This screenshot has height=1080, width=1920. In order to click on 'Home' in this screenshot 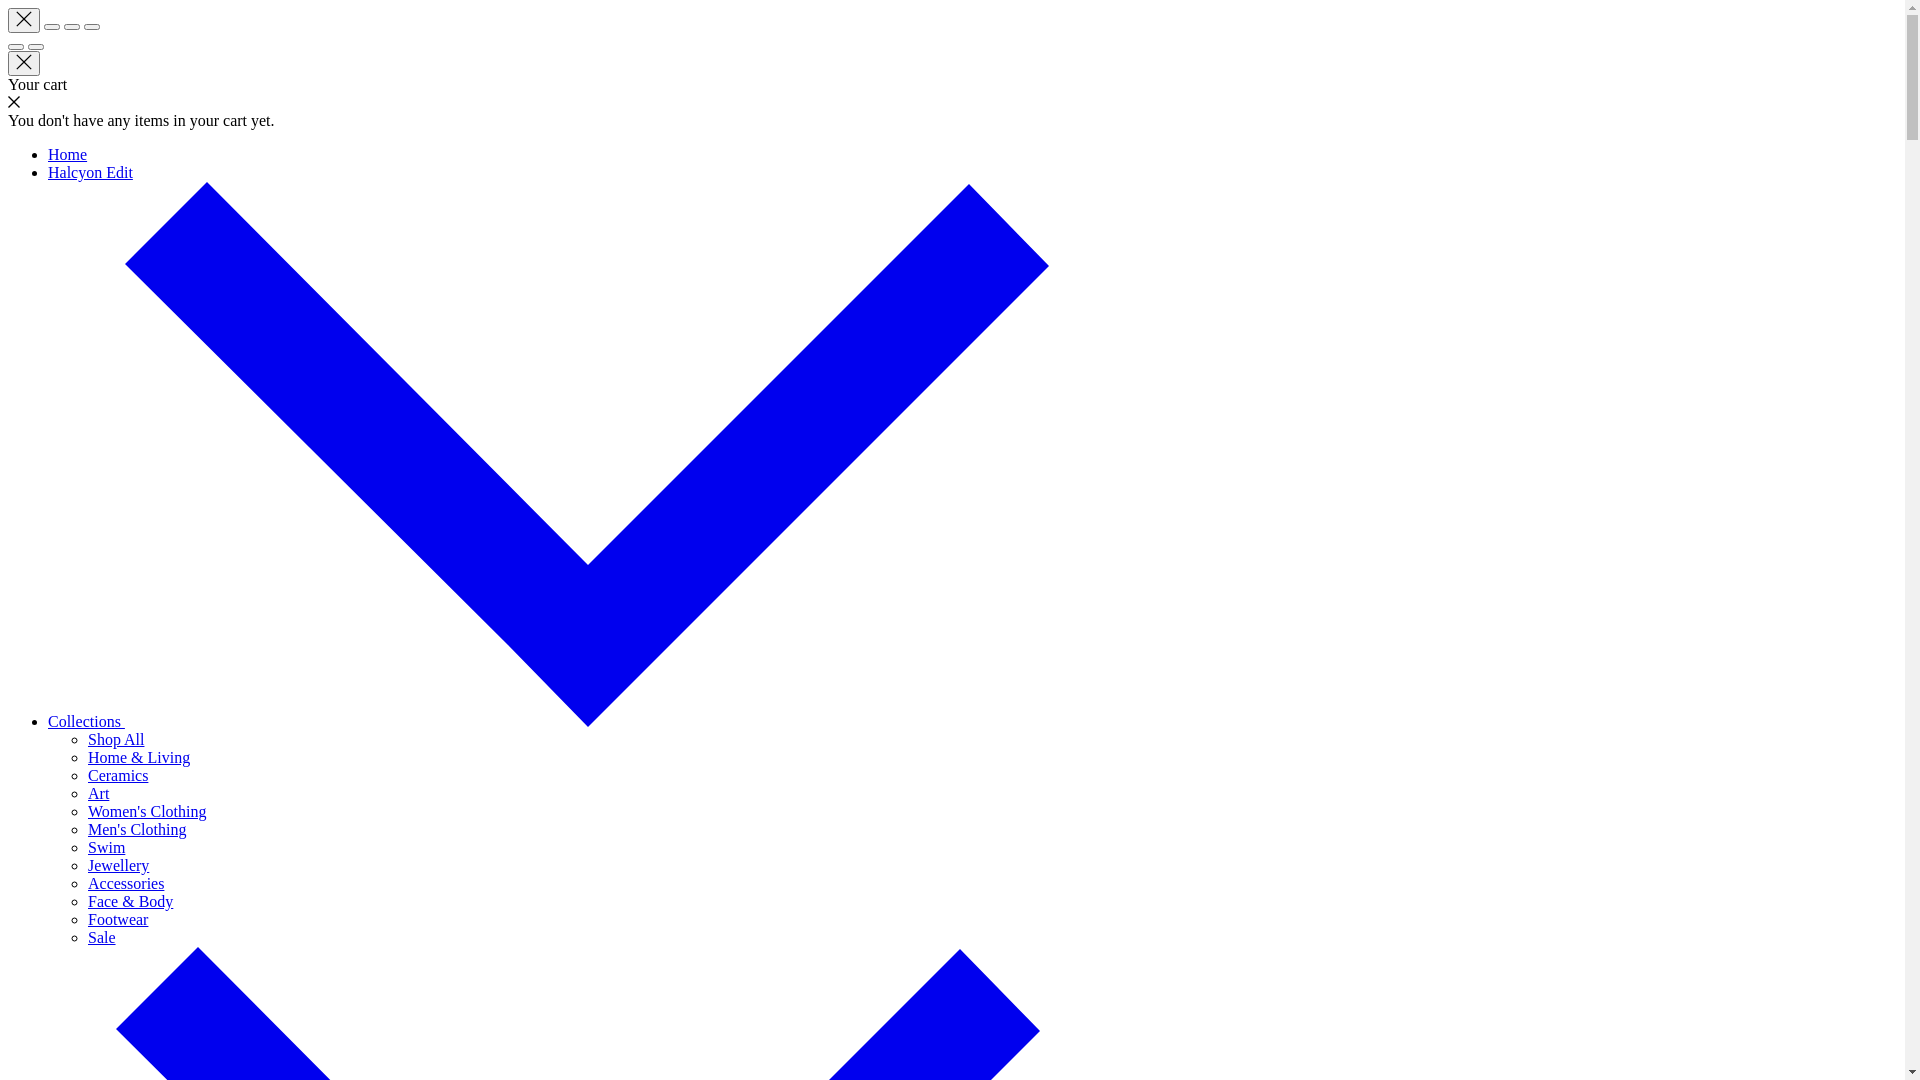, I will do `click(67, 153)`.